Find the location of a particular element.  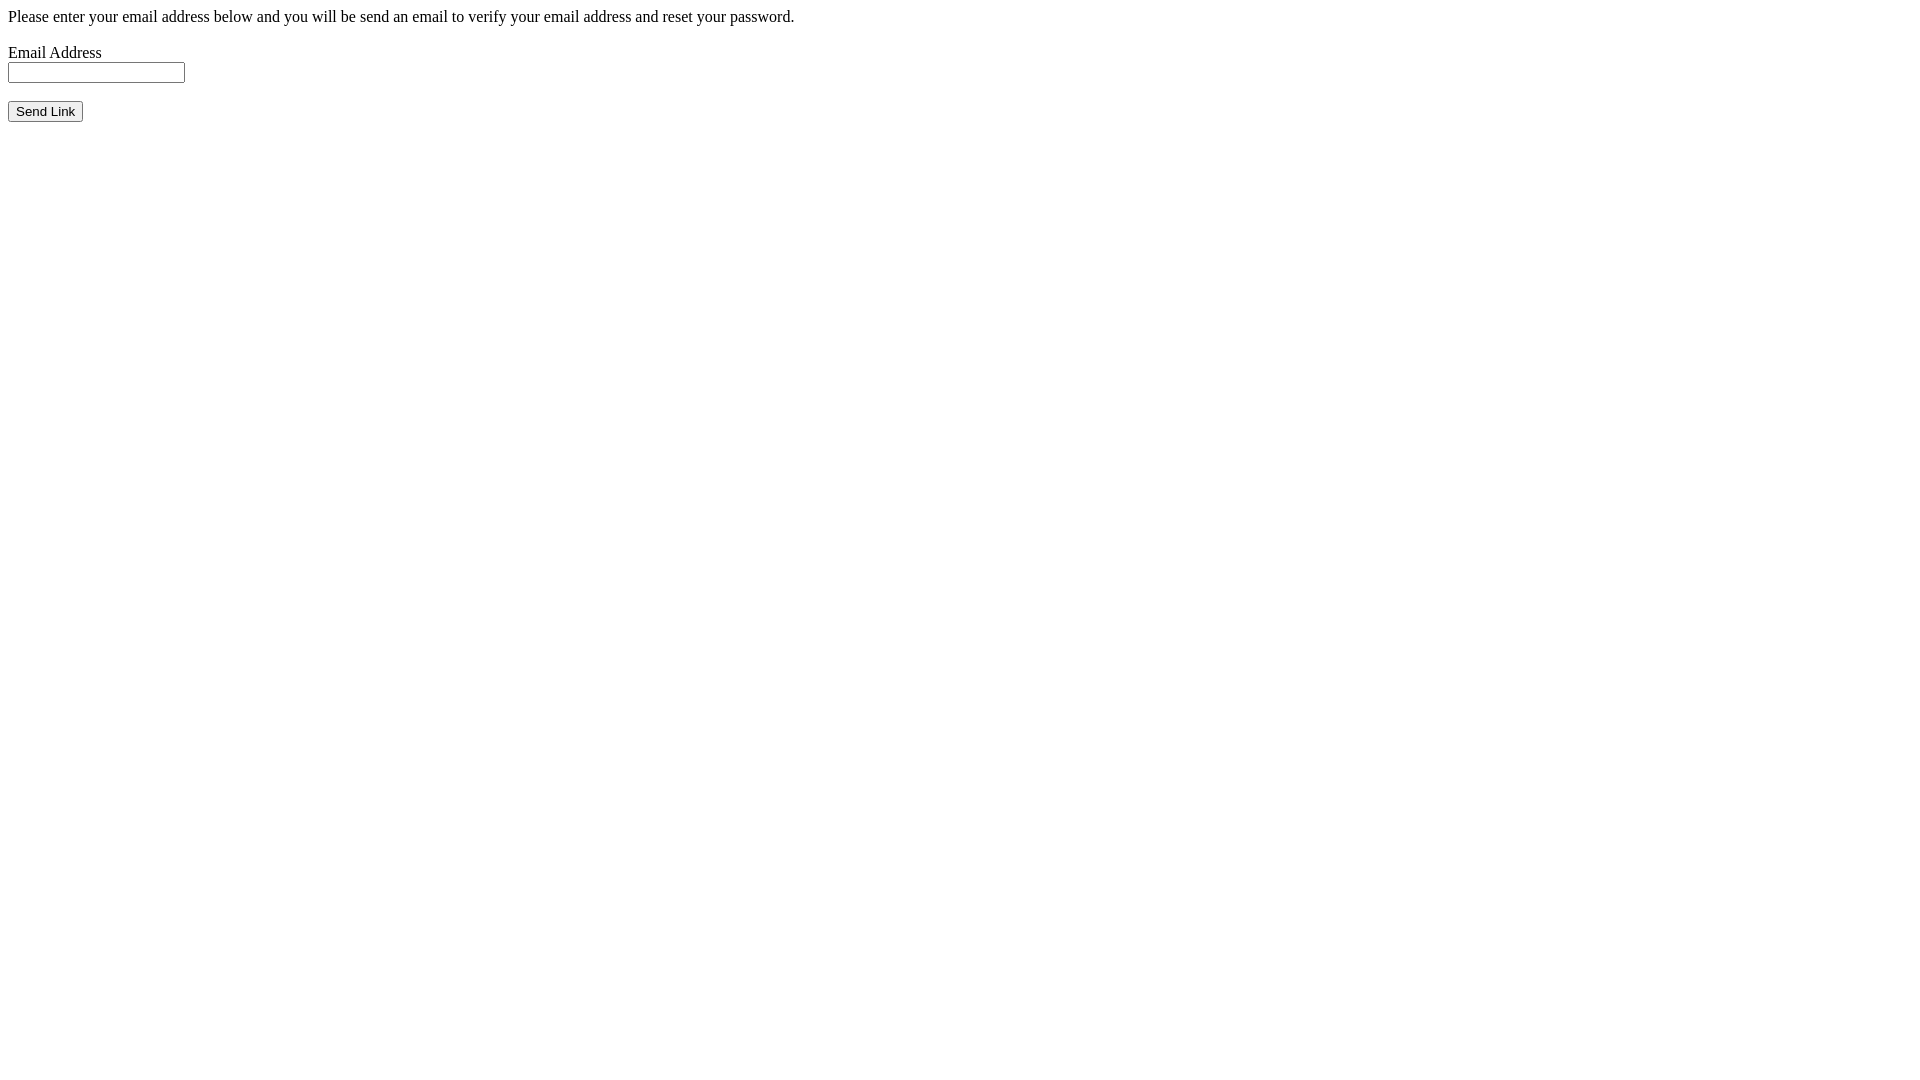

'Send Link' is located at coordinates (45, 111).